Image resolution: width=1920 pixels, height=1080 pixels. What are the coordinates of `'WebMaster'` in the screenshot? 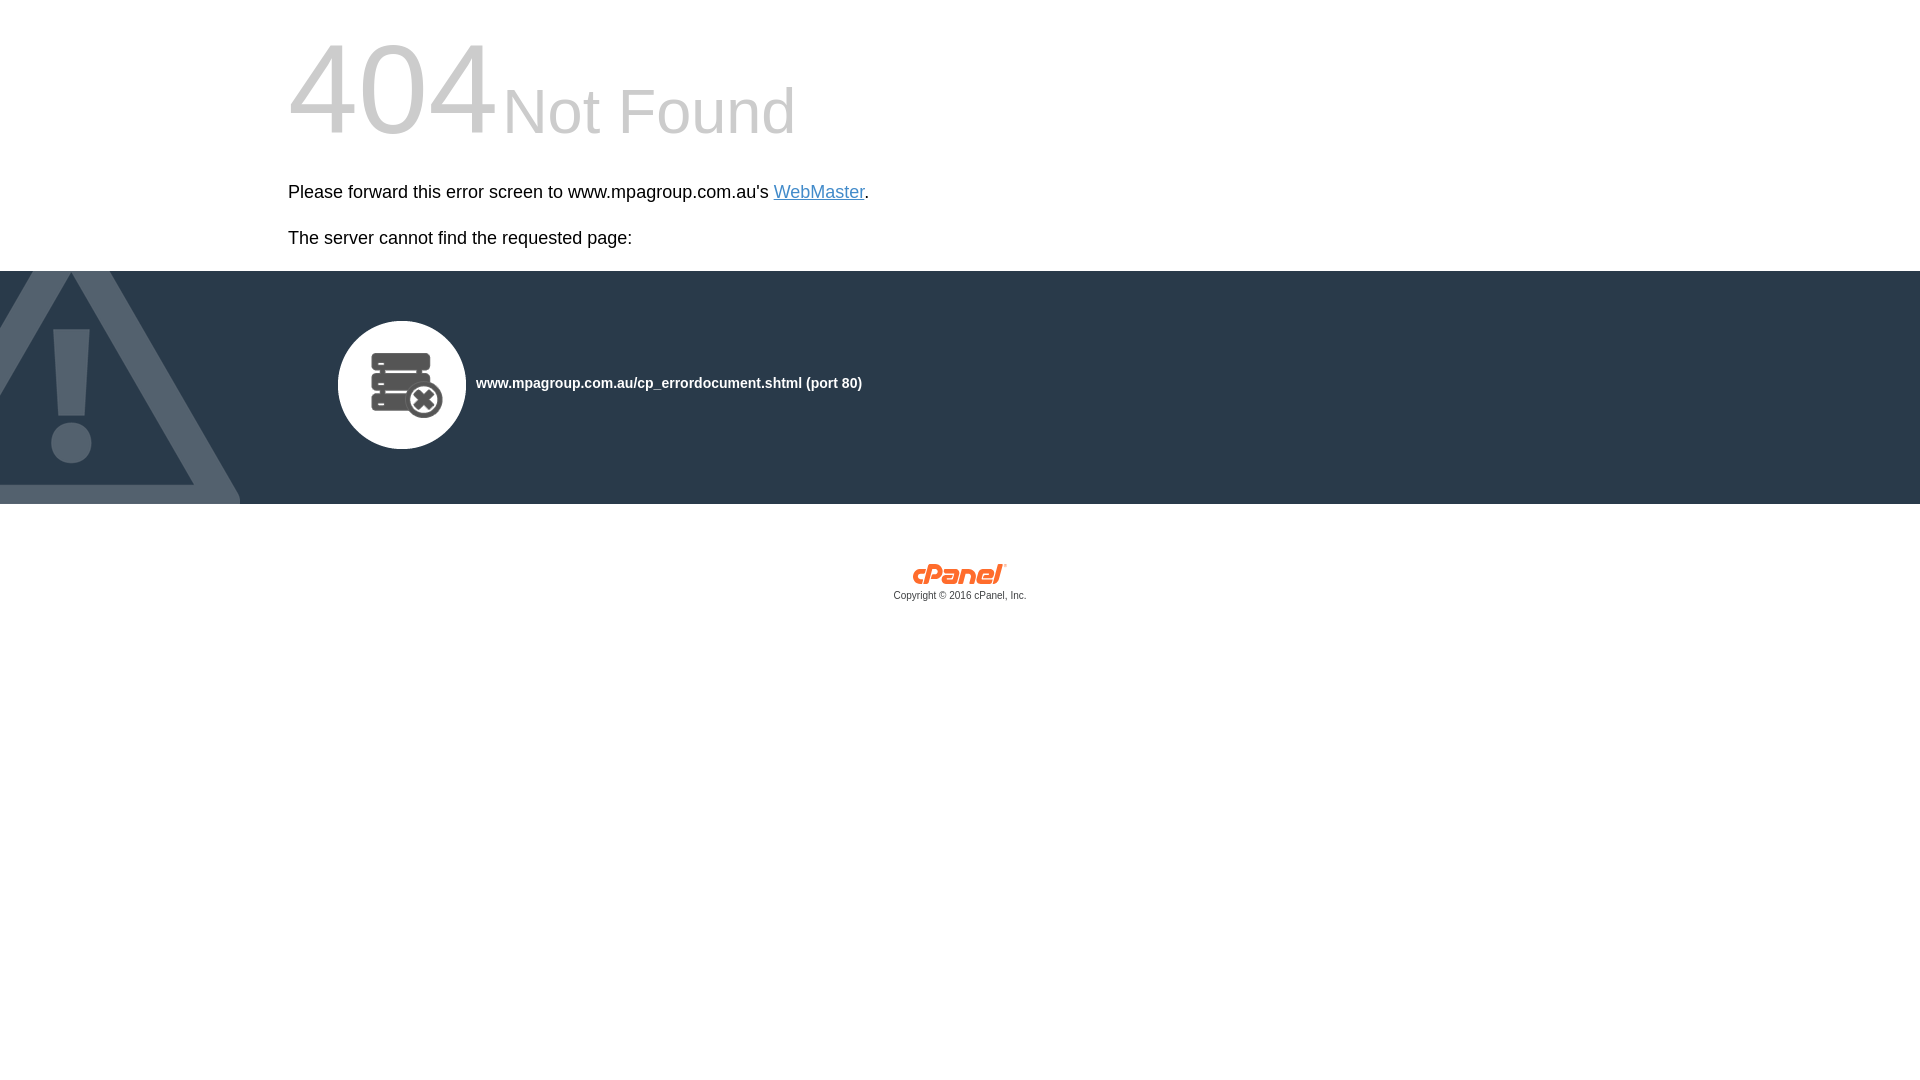 It's located at (819, 192).